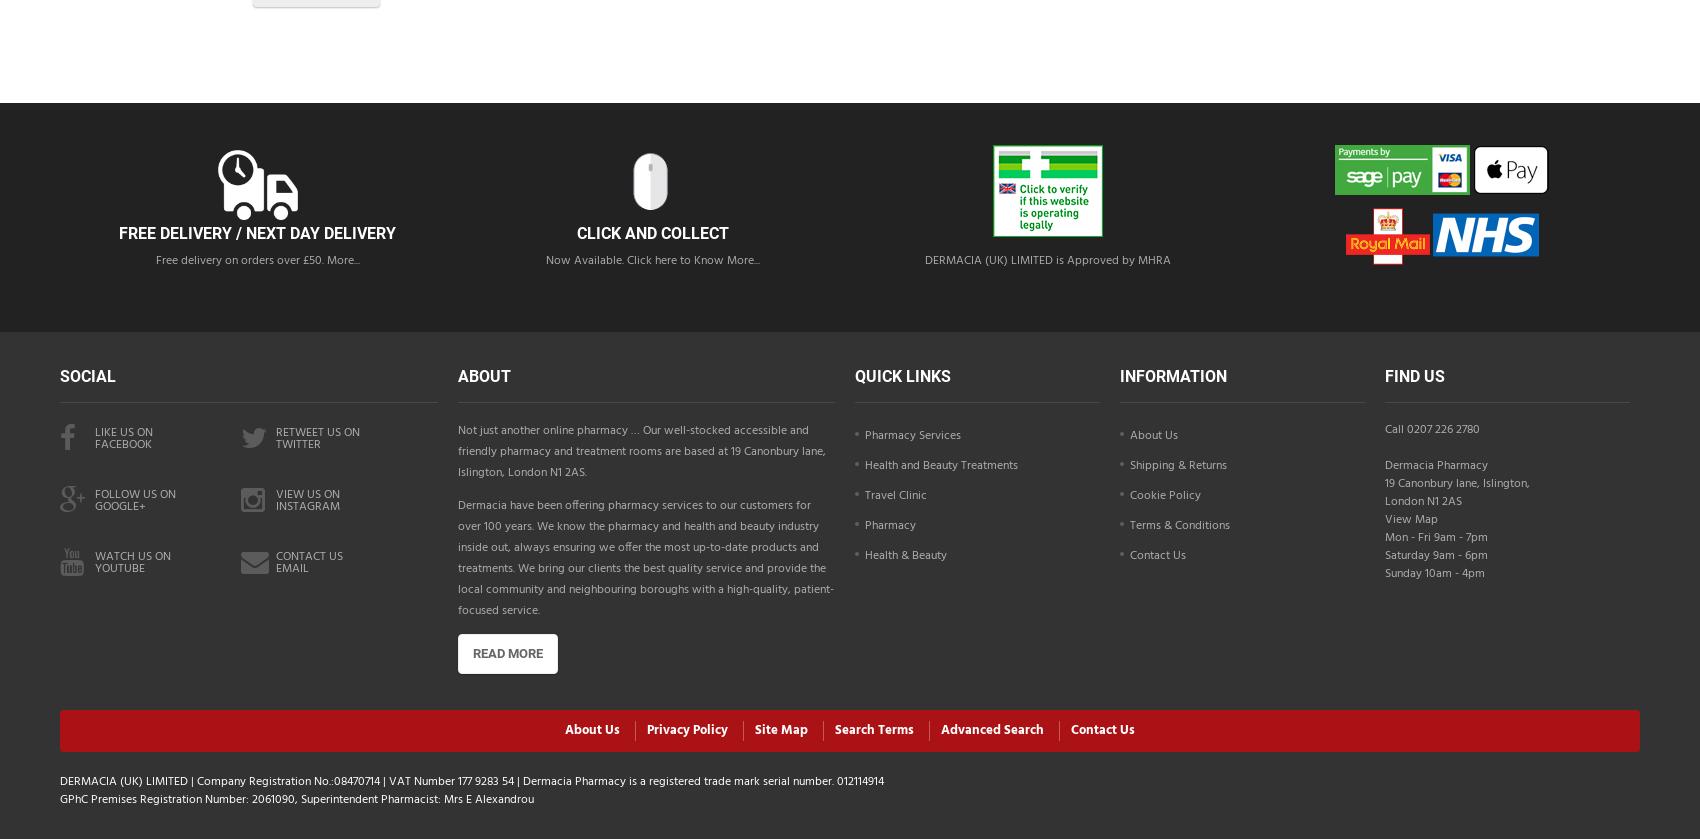  Describe the element at coordinates (1434, 536) in the screenshot. I see `'Mon - Fri 9am - 7pm'` at that location.